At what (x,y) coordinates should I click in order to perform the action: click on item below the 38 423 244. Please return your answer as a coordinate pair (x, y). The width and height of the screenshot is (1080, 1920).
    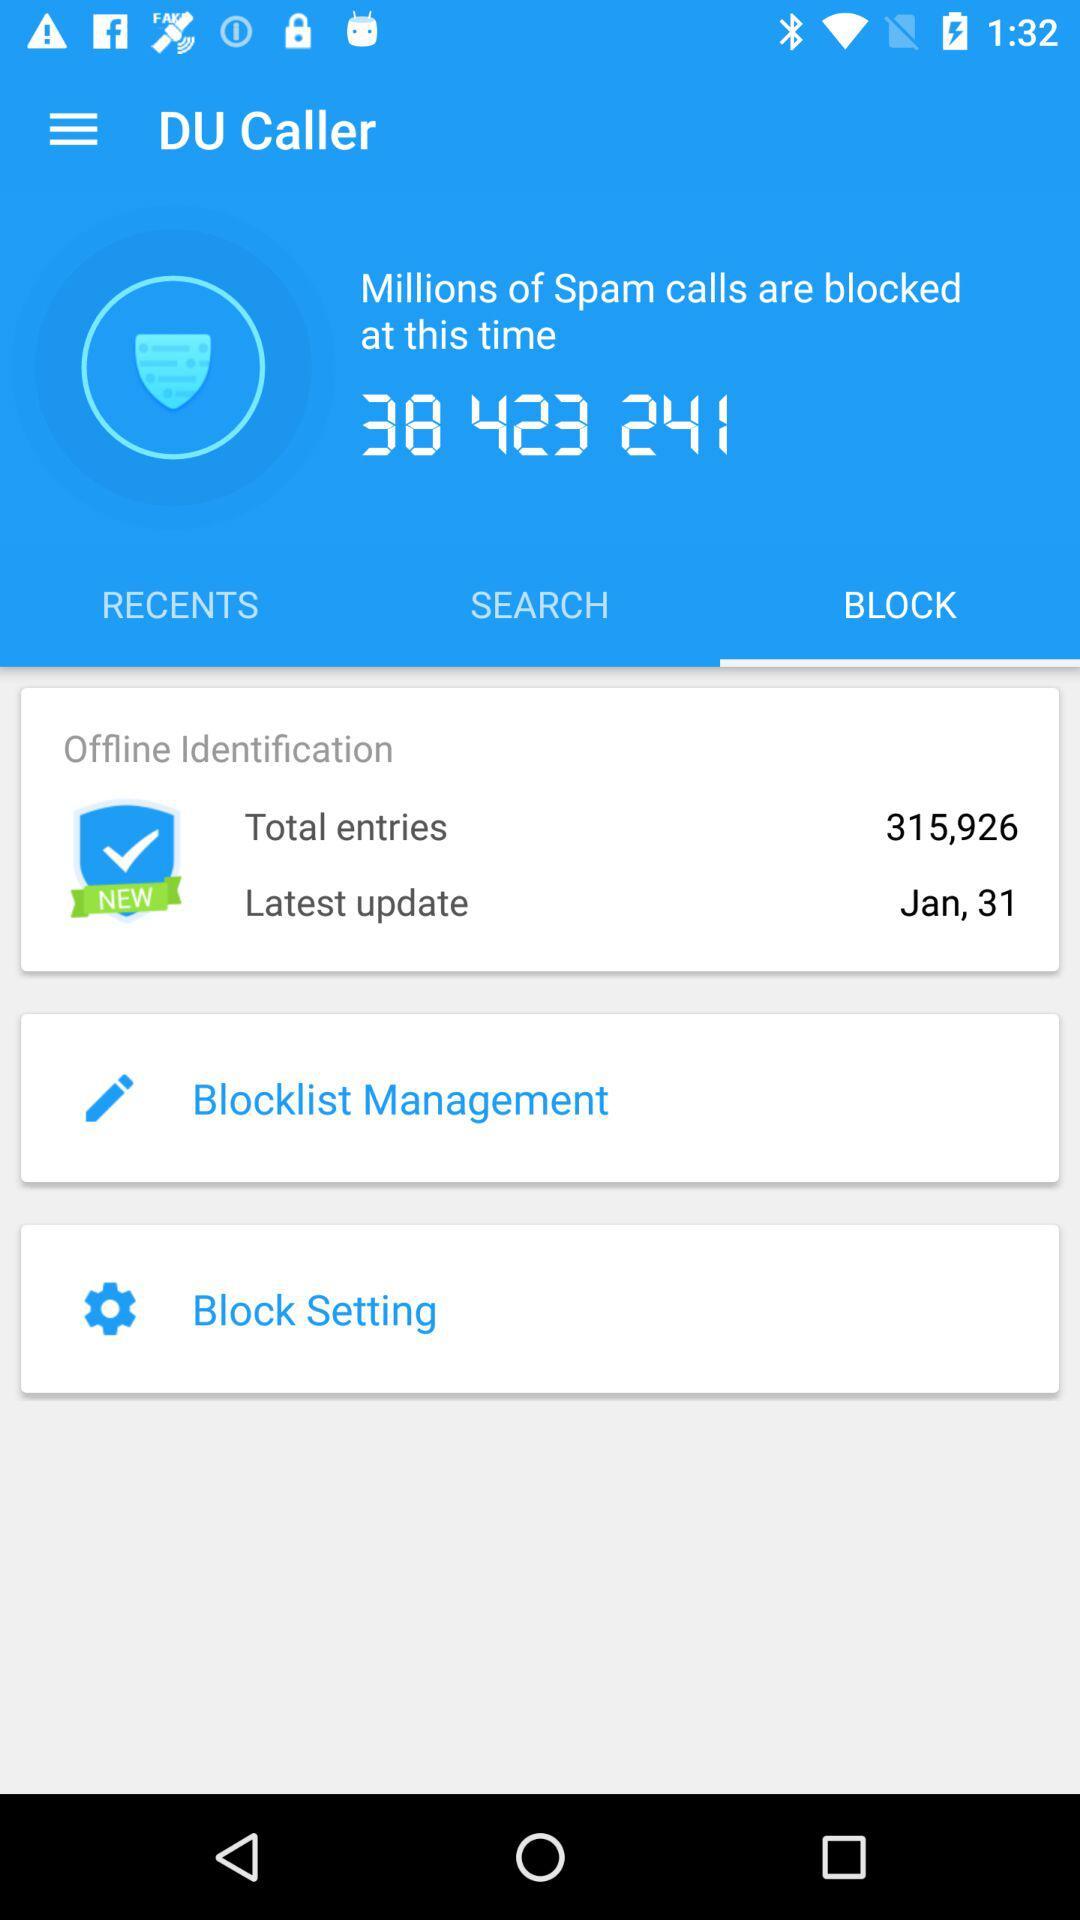
    Looking at the image, I should click on (540, 602).